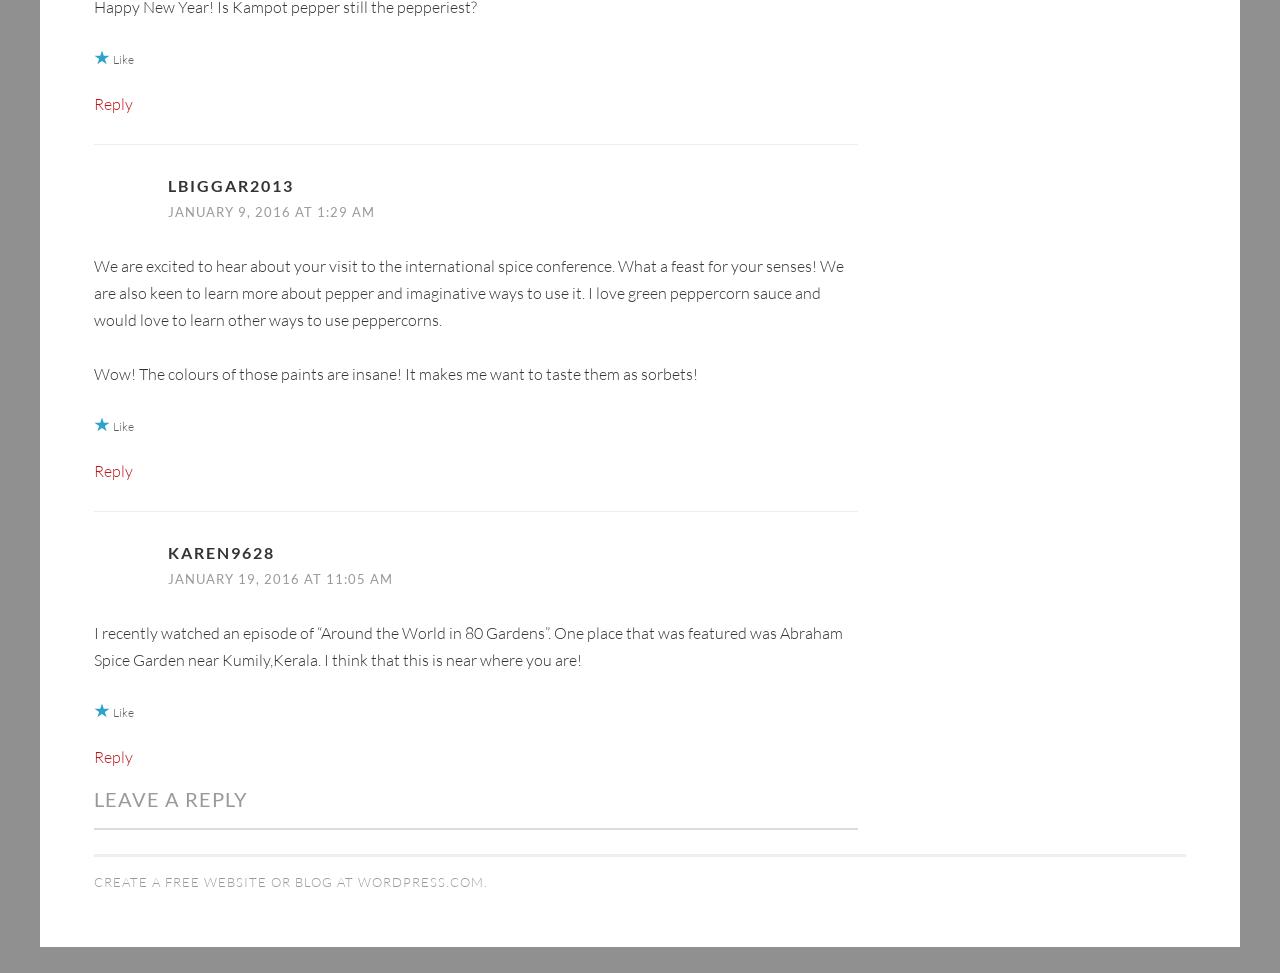 This screenshot has width=1280, height=973. What do you see at coordinates (396, 341) in the screenshot?
I see `'Wow! The colours of those paints are insane! It makes me want to taste them as sorbets!'` at bounding box center [396, 341].